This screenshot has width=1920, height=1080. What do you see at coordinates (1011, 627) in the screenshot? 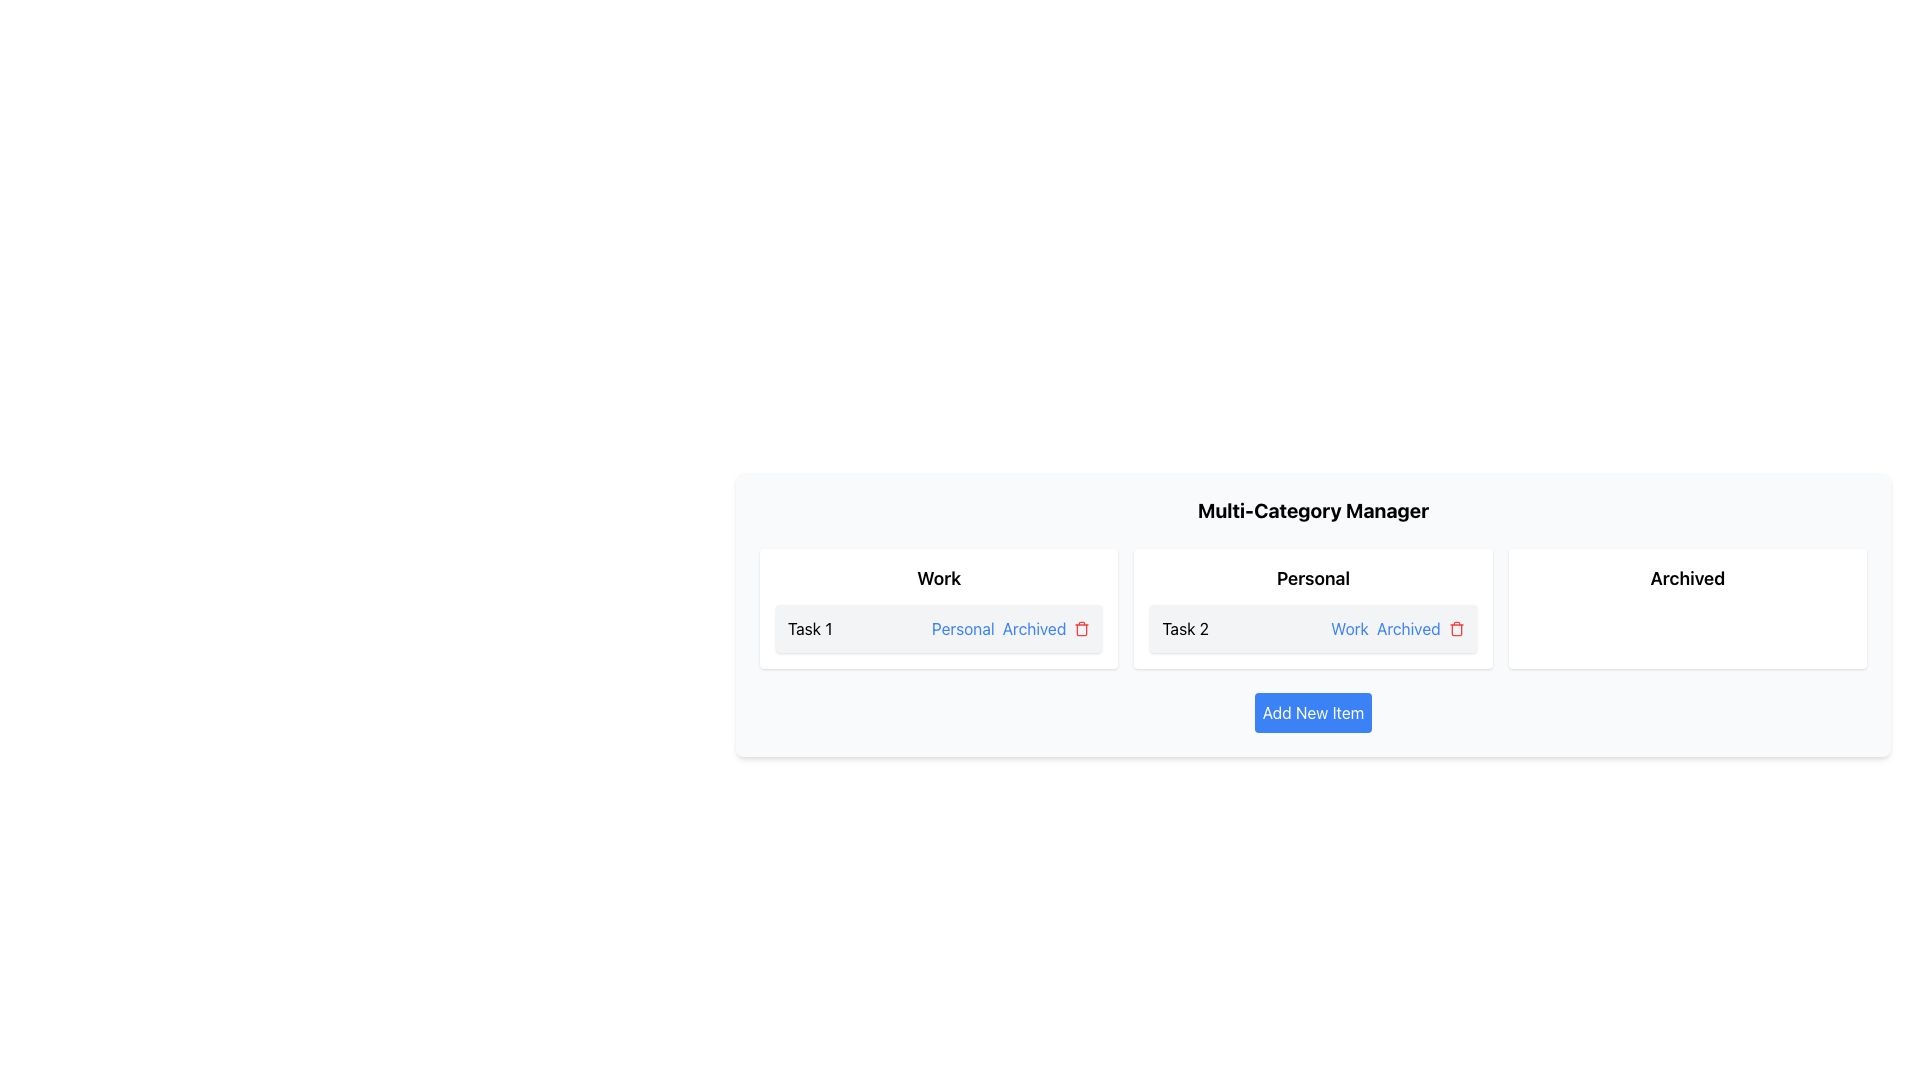
I see `the 'Archived' hyperlink located in the 'Work' pane under 'Task 1', which is the second item in the list` at bounding box center [1011, 627].